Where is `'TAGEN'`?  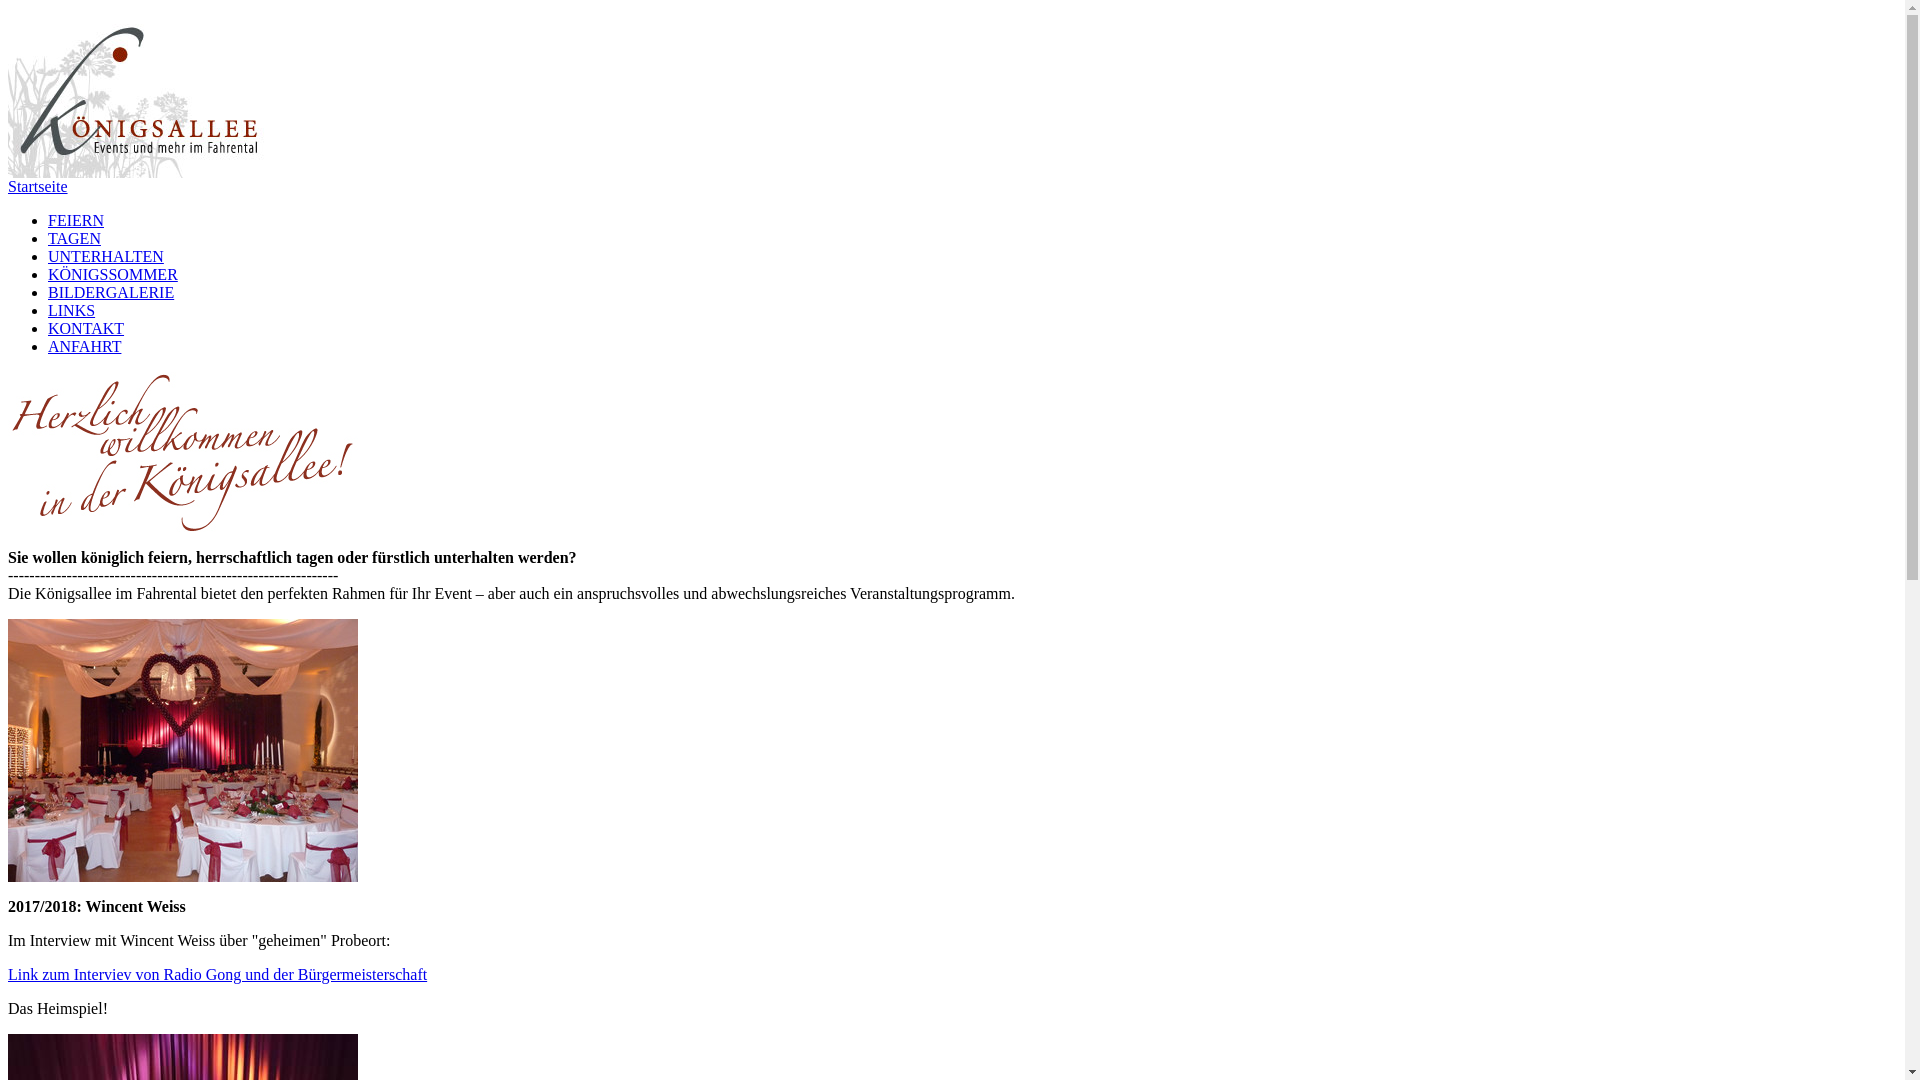
'TAGEN' is located at coordinates (74, 237).